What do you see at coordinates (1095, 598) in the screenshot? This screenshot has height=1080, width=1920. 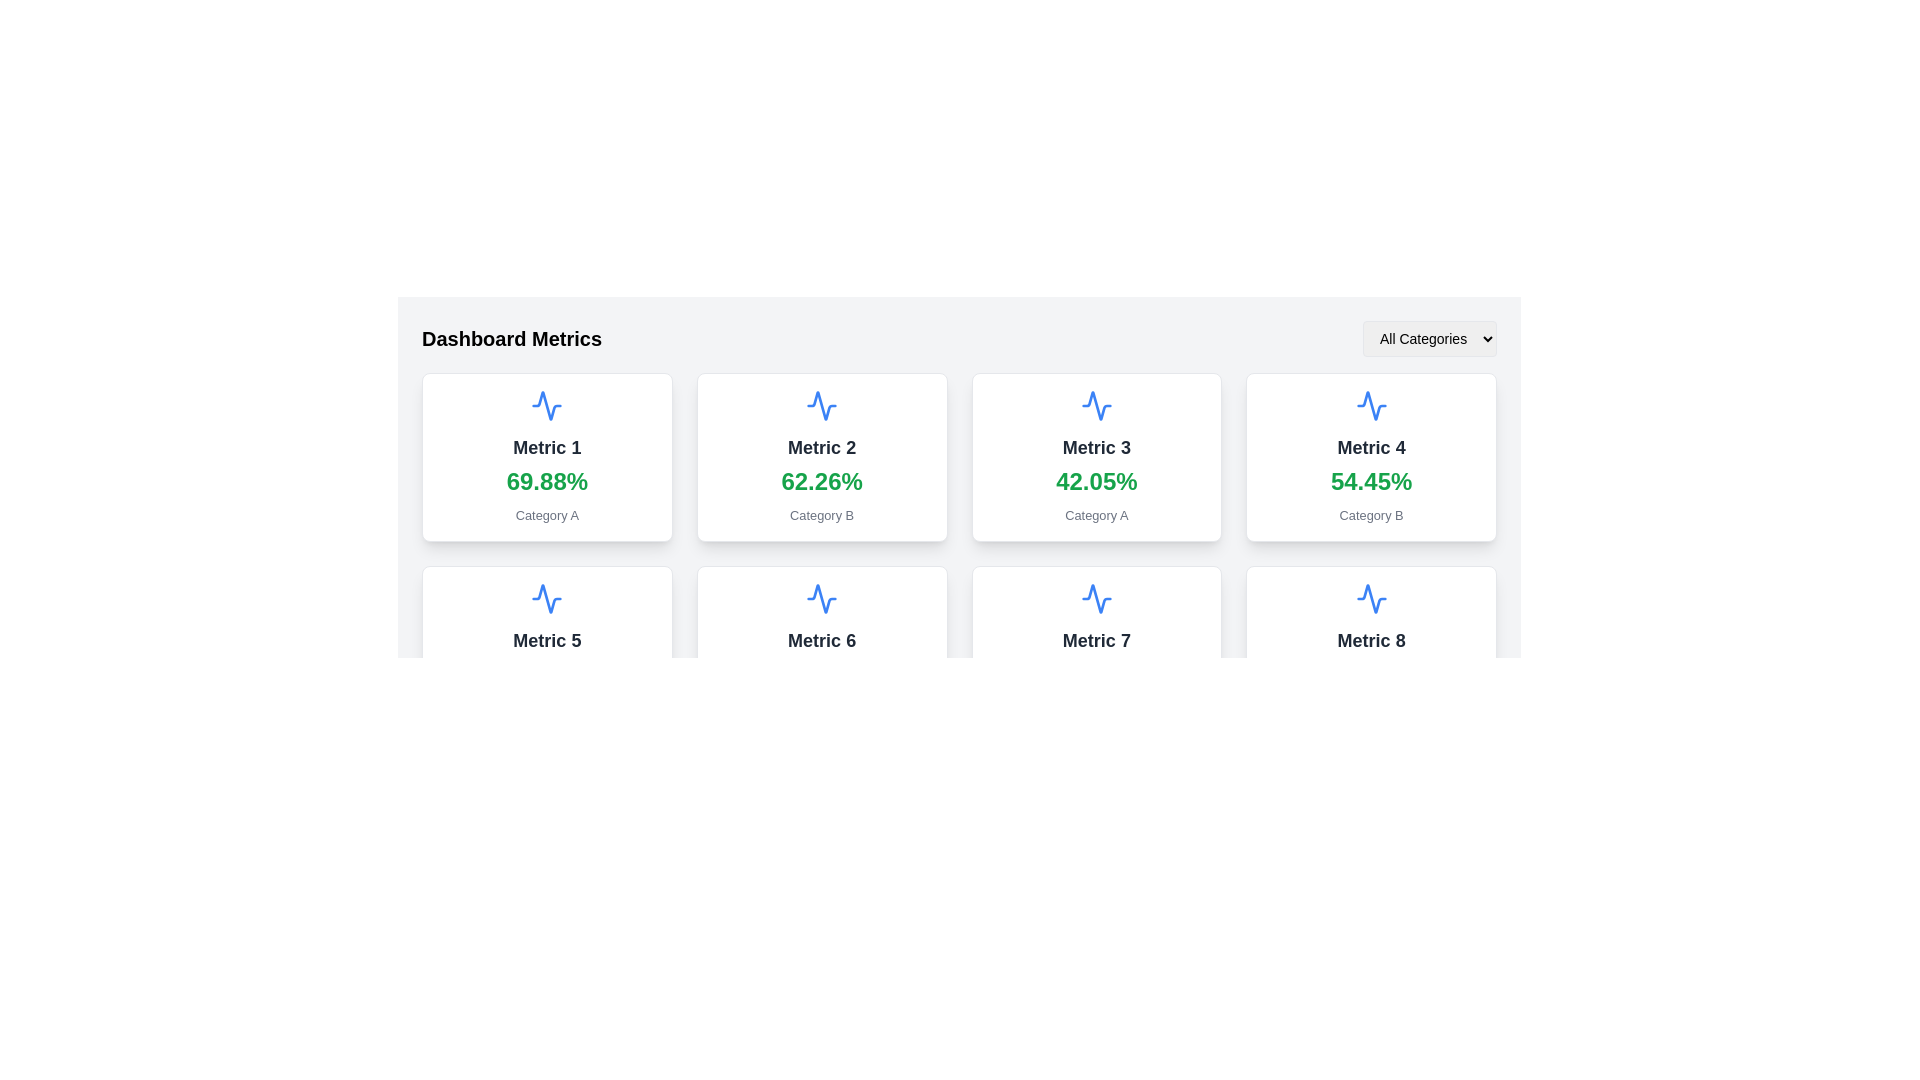 I see `the blue vector graphic icon representing an activity waveform within the card labeled 'Metric 7', which is centrally positioned above the displayed text` at bounding box center [1095, 598].